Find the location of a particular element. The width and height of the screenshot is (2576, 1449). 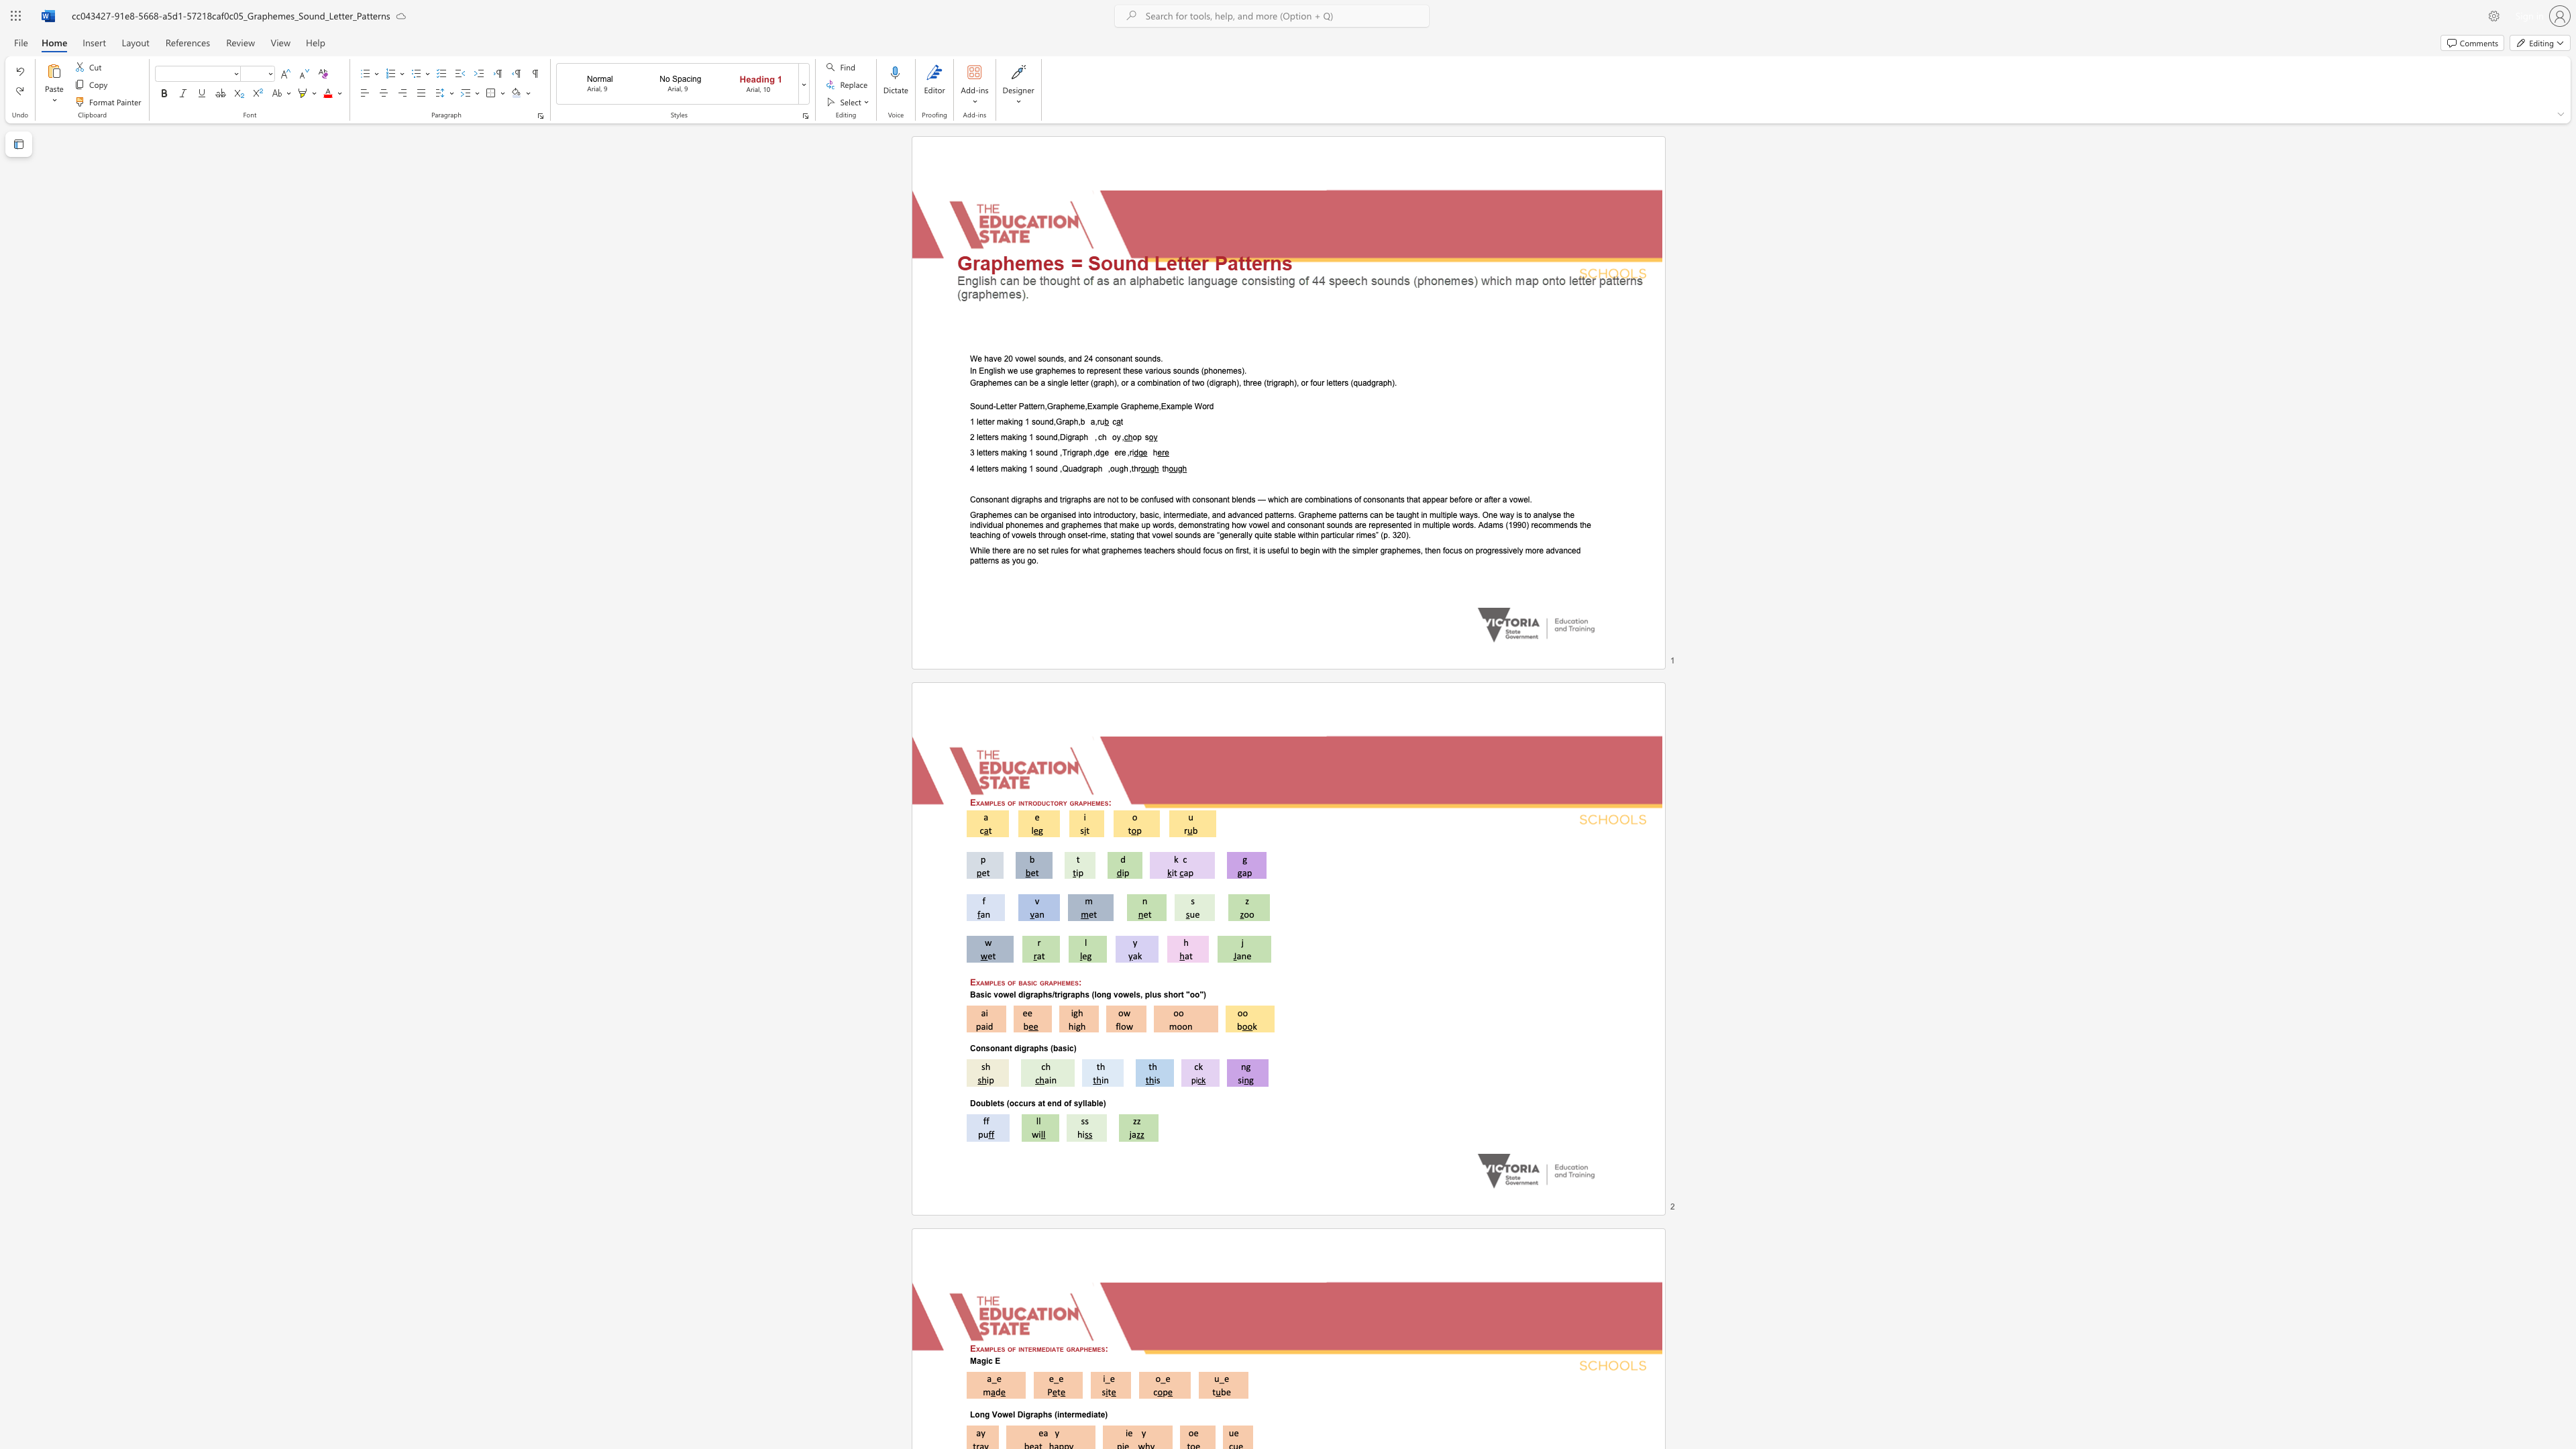

the subset text "quadgr" within the text "Graphemes can be a single letter (graph), or a combination of two (digraph), three (trigraph), or four letters (quadgraph)." is located at coordinates (1352, 381).